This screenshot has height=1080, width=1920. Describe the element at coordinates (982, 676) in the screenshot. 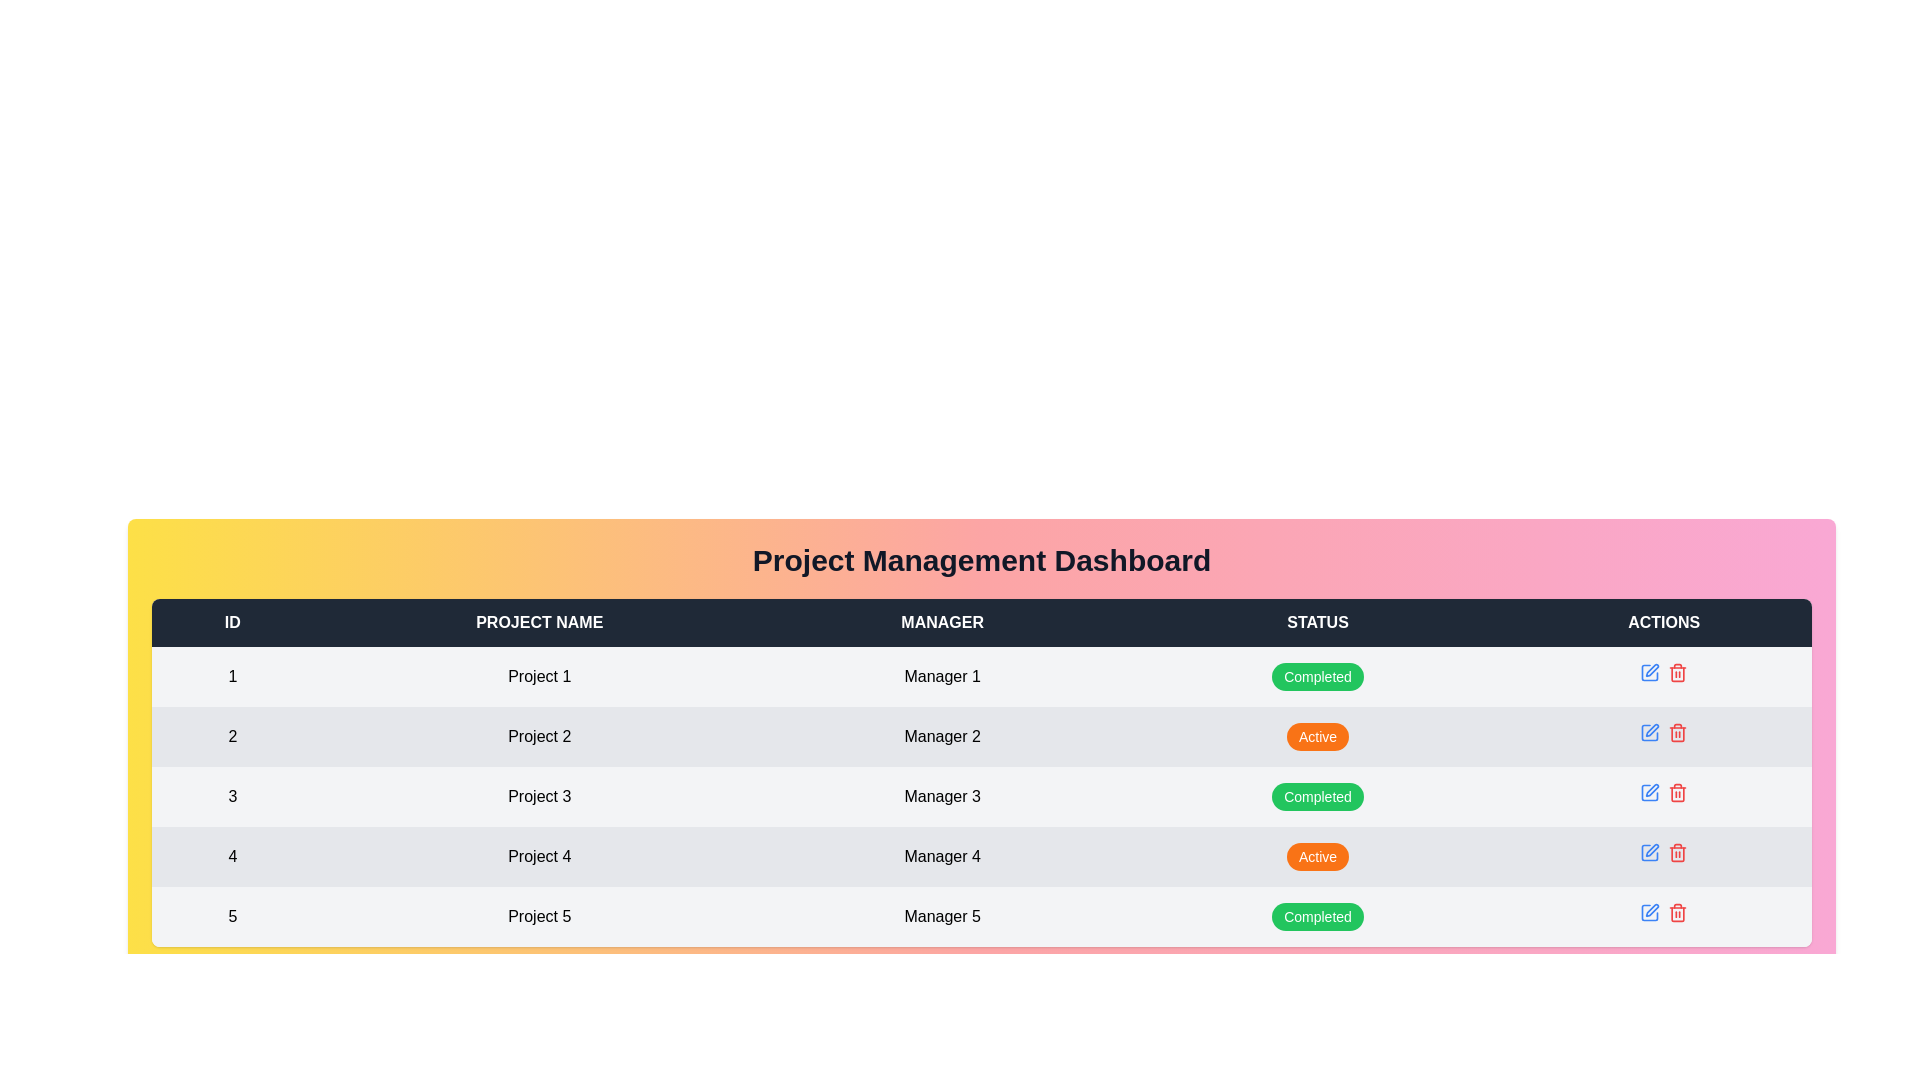

I see `values in the first row of the table displaying data, which includes ID, project name 'Project 1', manager name 'Manager 1', status 'Completed', and action icons` at that location.